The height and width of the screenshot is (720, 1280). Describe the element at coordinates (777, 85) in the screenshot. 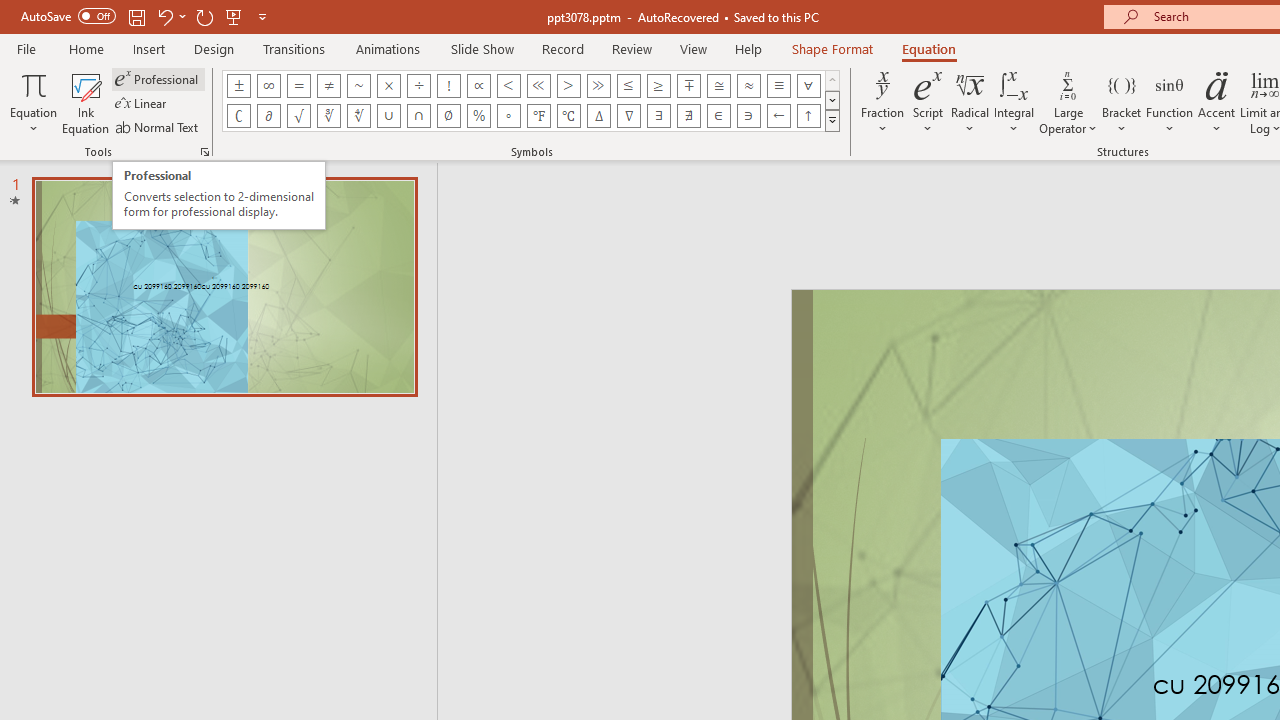

I see `'Equation Symbol Identical To'` at that location.